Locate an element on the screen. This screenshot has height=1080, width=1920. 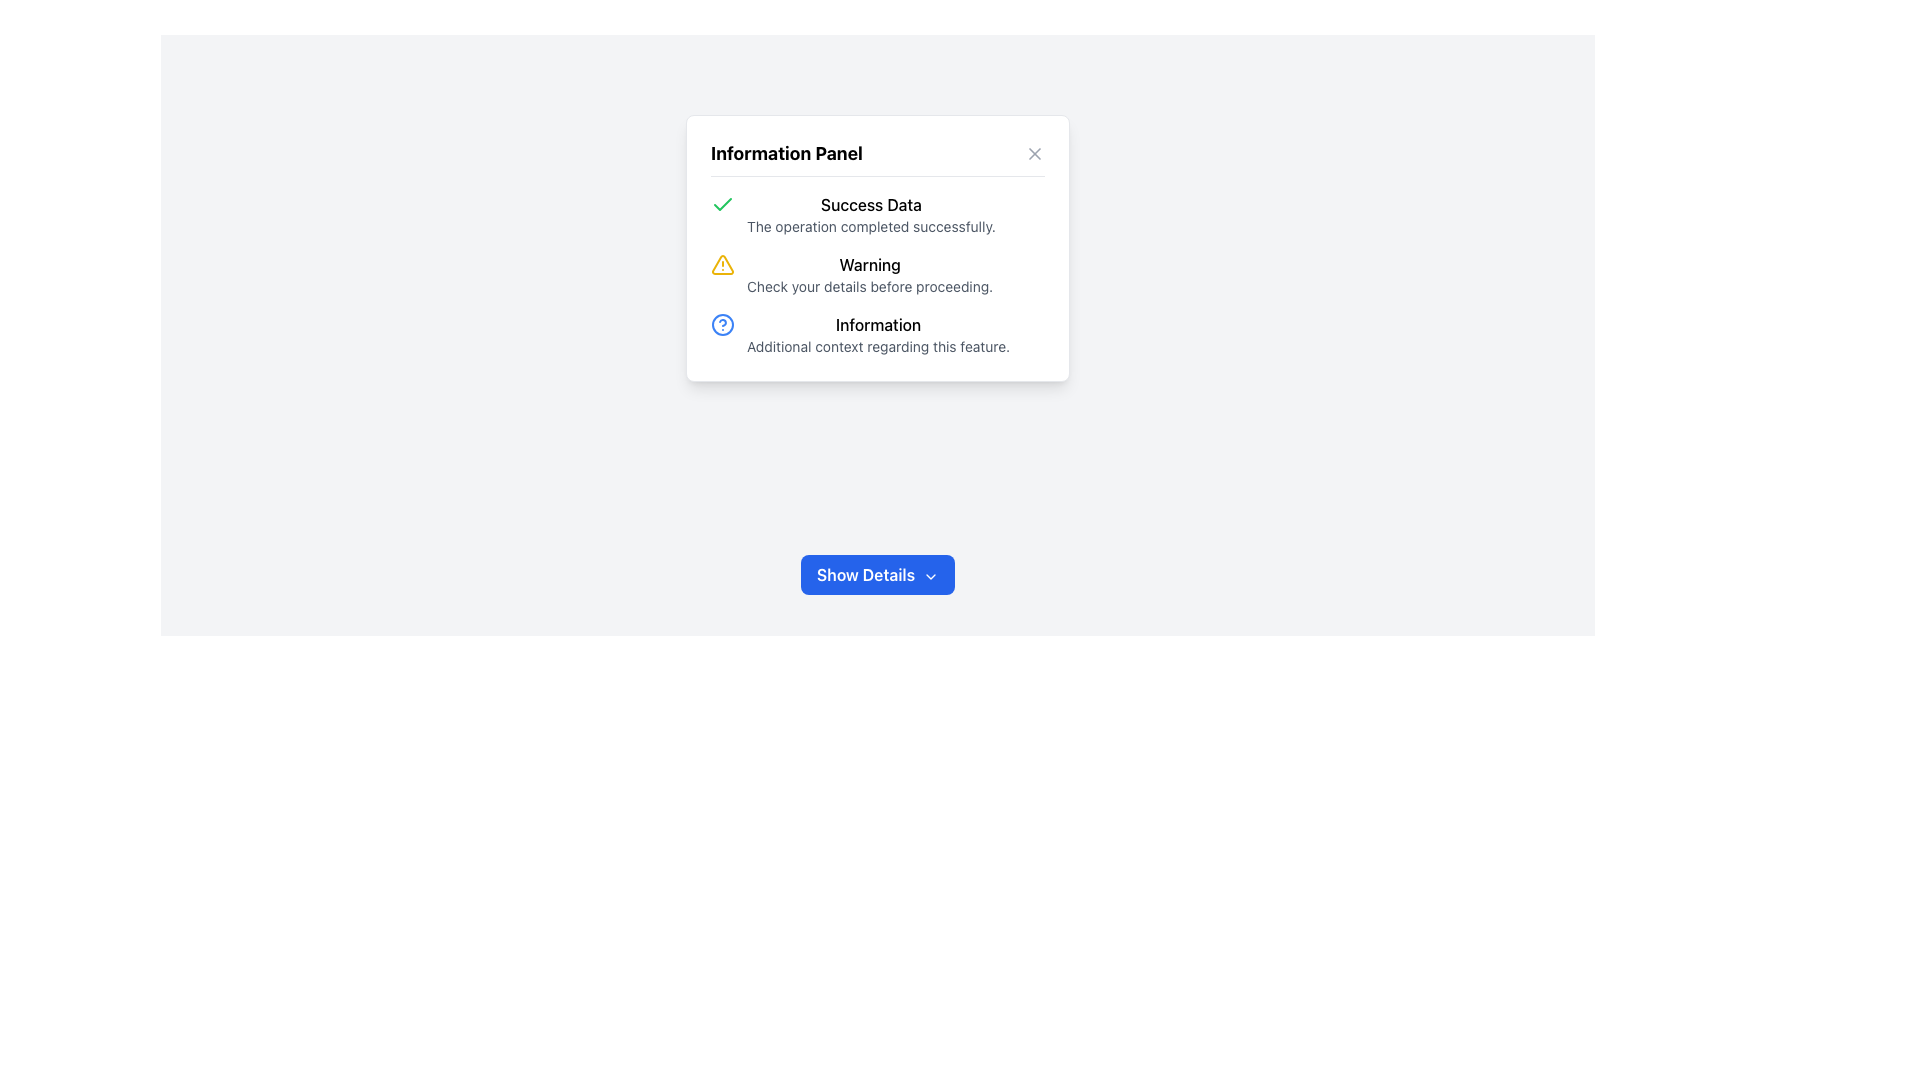
text block titled 'Information' and its description 'Additional context regarding this feature.' located below the 'Warning' section in the 'Information Panel' pop-up is located at coordinates (878, 334).